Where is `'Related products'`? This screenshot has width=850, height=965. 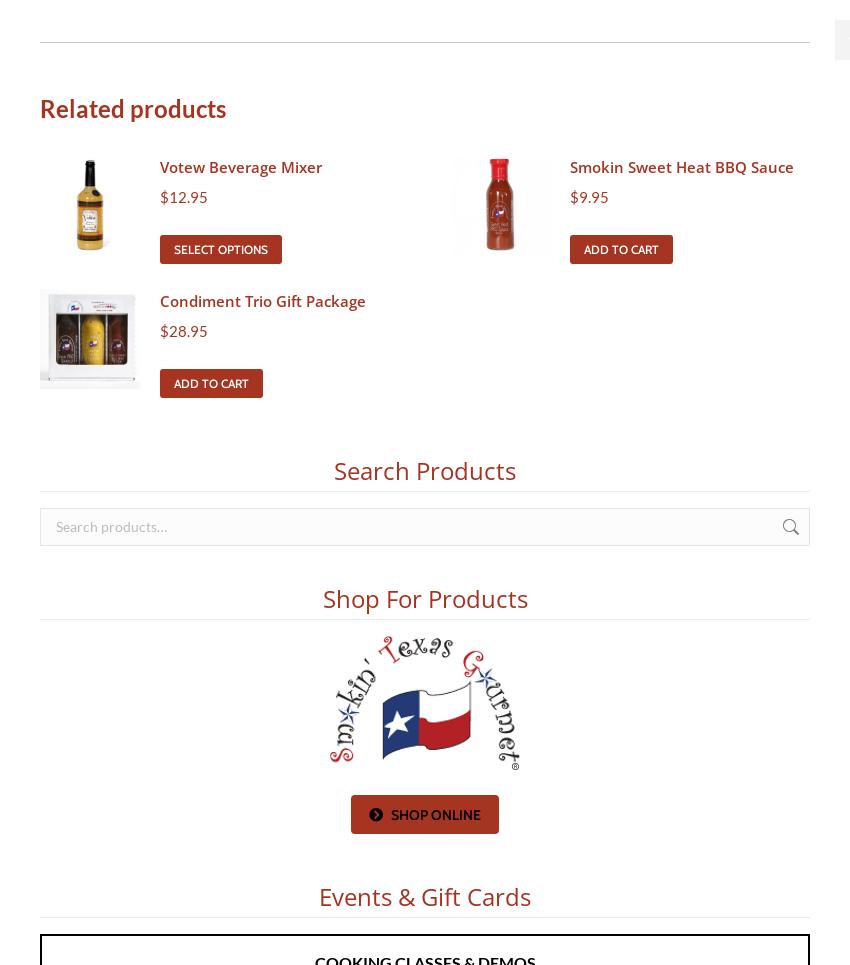
'Related products' is located at coordinates (133, 106).